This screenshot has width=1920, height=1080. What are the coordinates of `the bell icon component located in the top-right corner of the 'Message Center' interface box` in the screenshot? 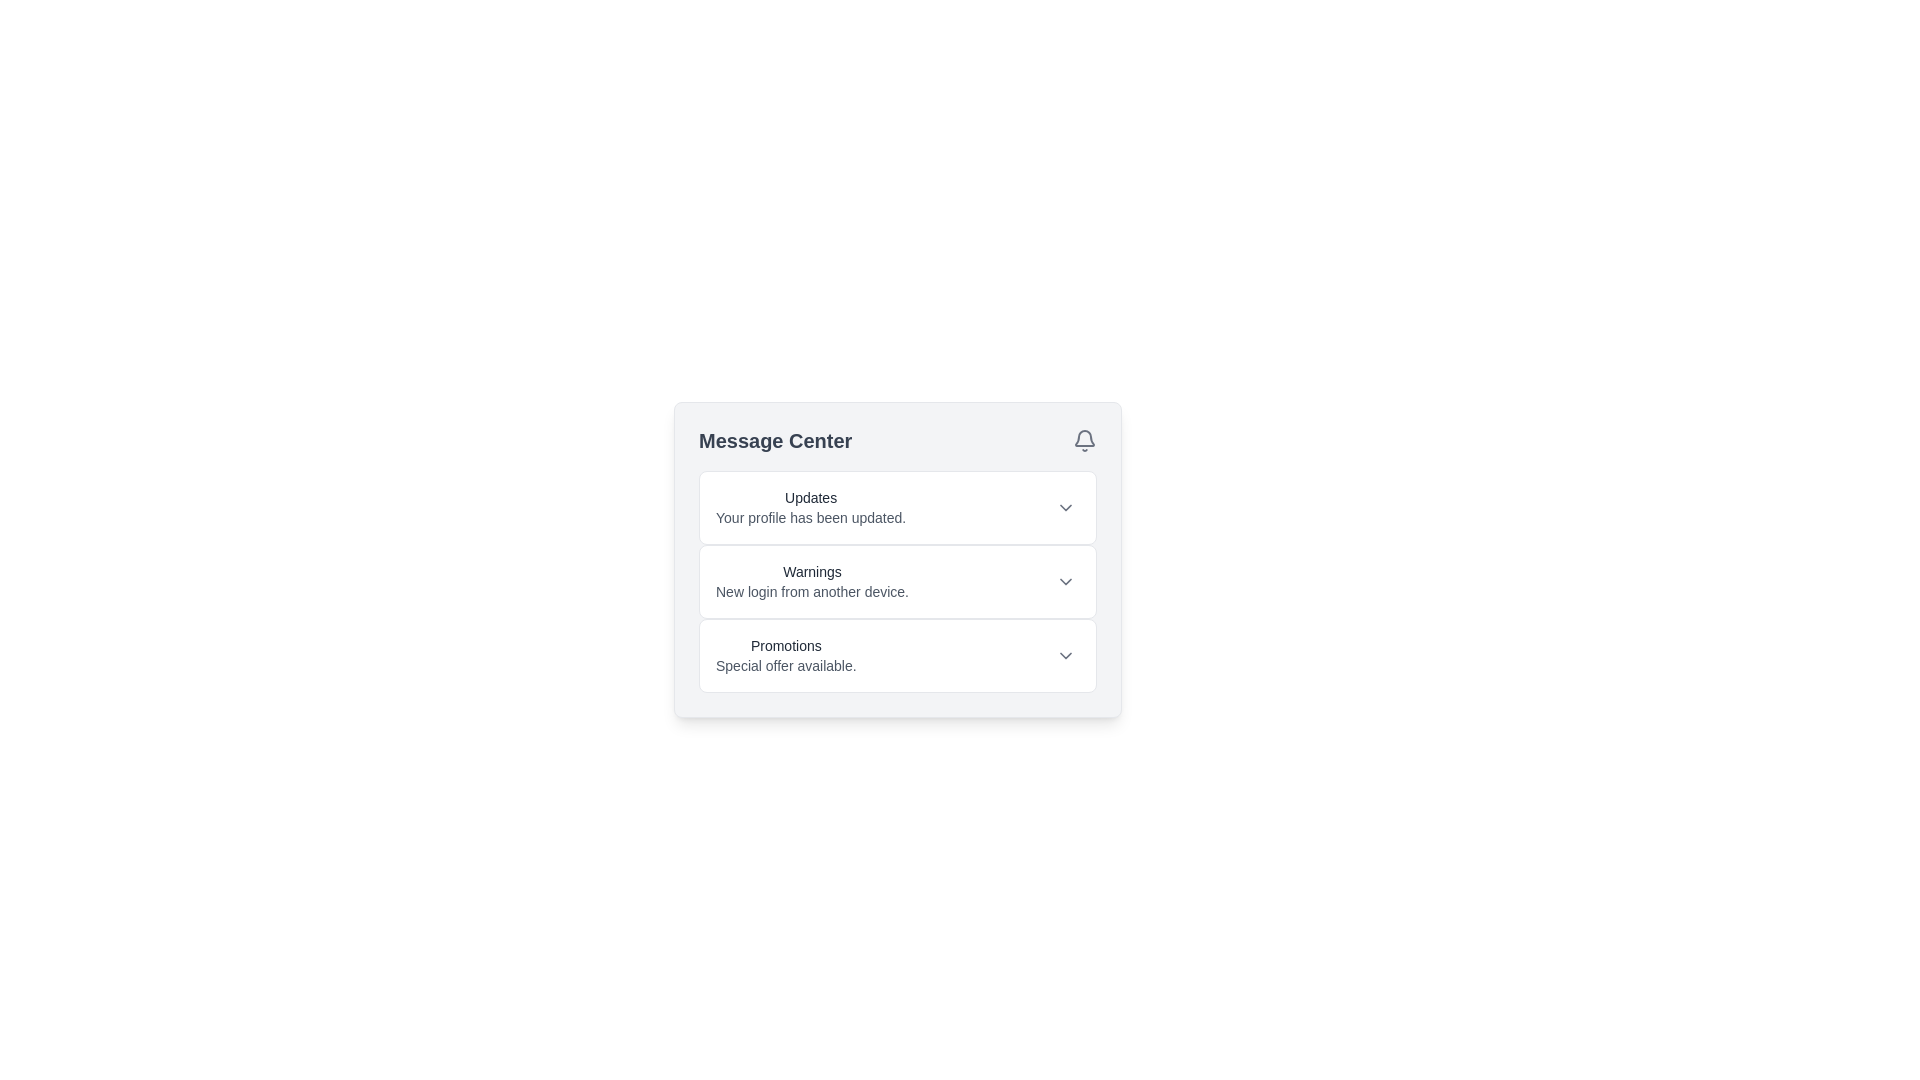 It's located at (1083, 437).